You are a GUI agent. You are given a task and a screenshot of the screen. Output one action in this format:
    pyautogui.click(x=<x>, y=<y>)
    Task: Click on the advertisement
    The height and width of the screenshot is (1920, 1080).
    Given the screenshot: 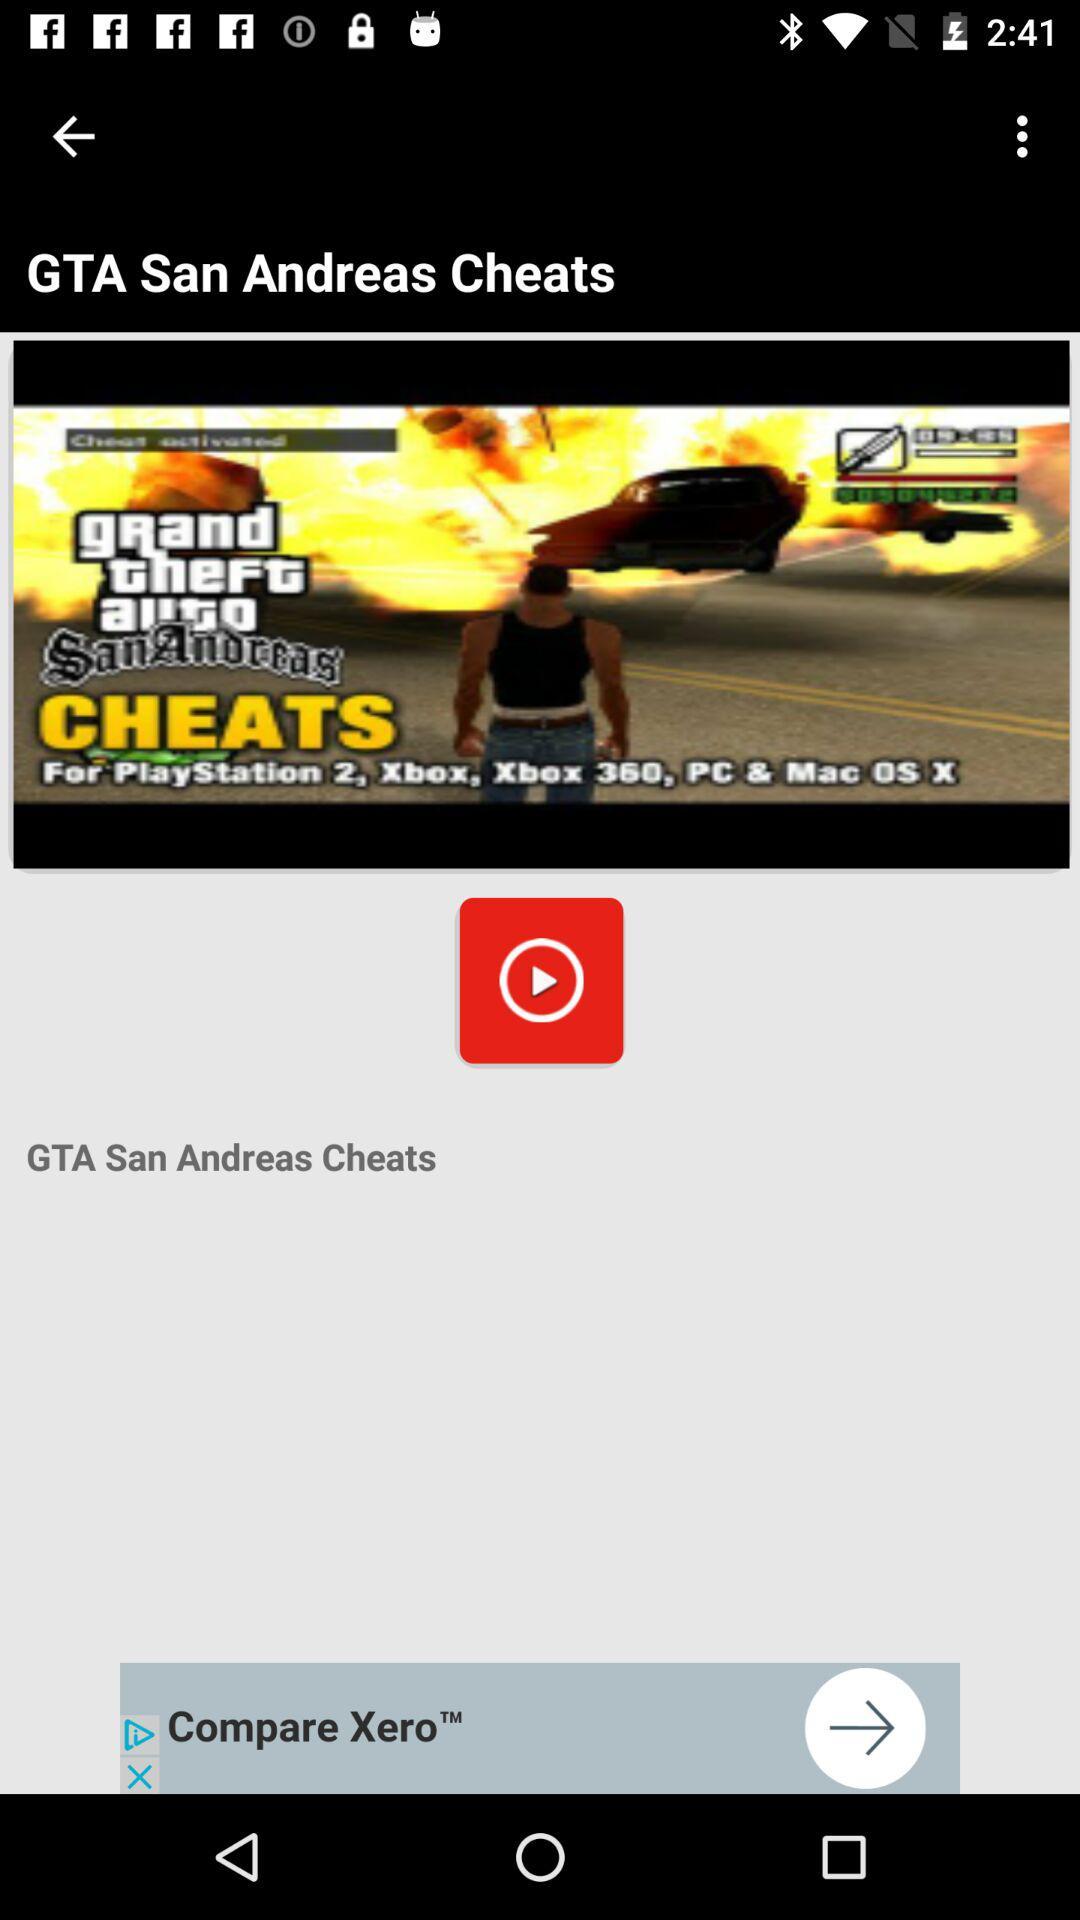 What is the action you would take?
    pyautogui.click(x=540, y=1727)
    